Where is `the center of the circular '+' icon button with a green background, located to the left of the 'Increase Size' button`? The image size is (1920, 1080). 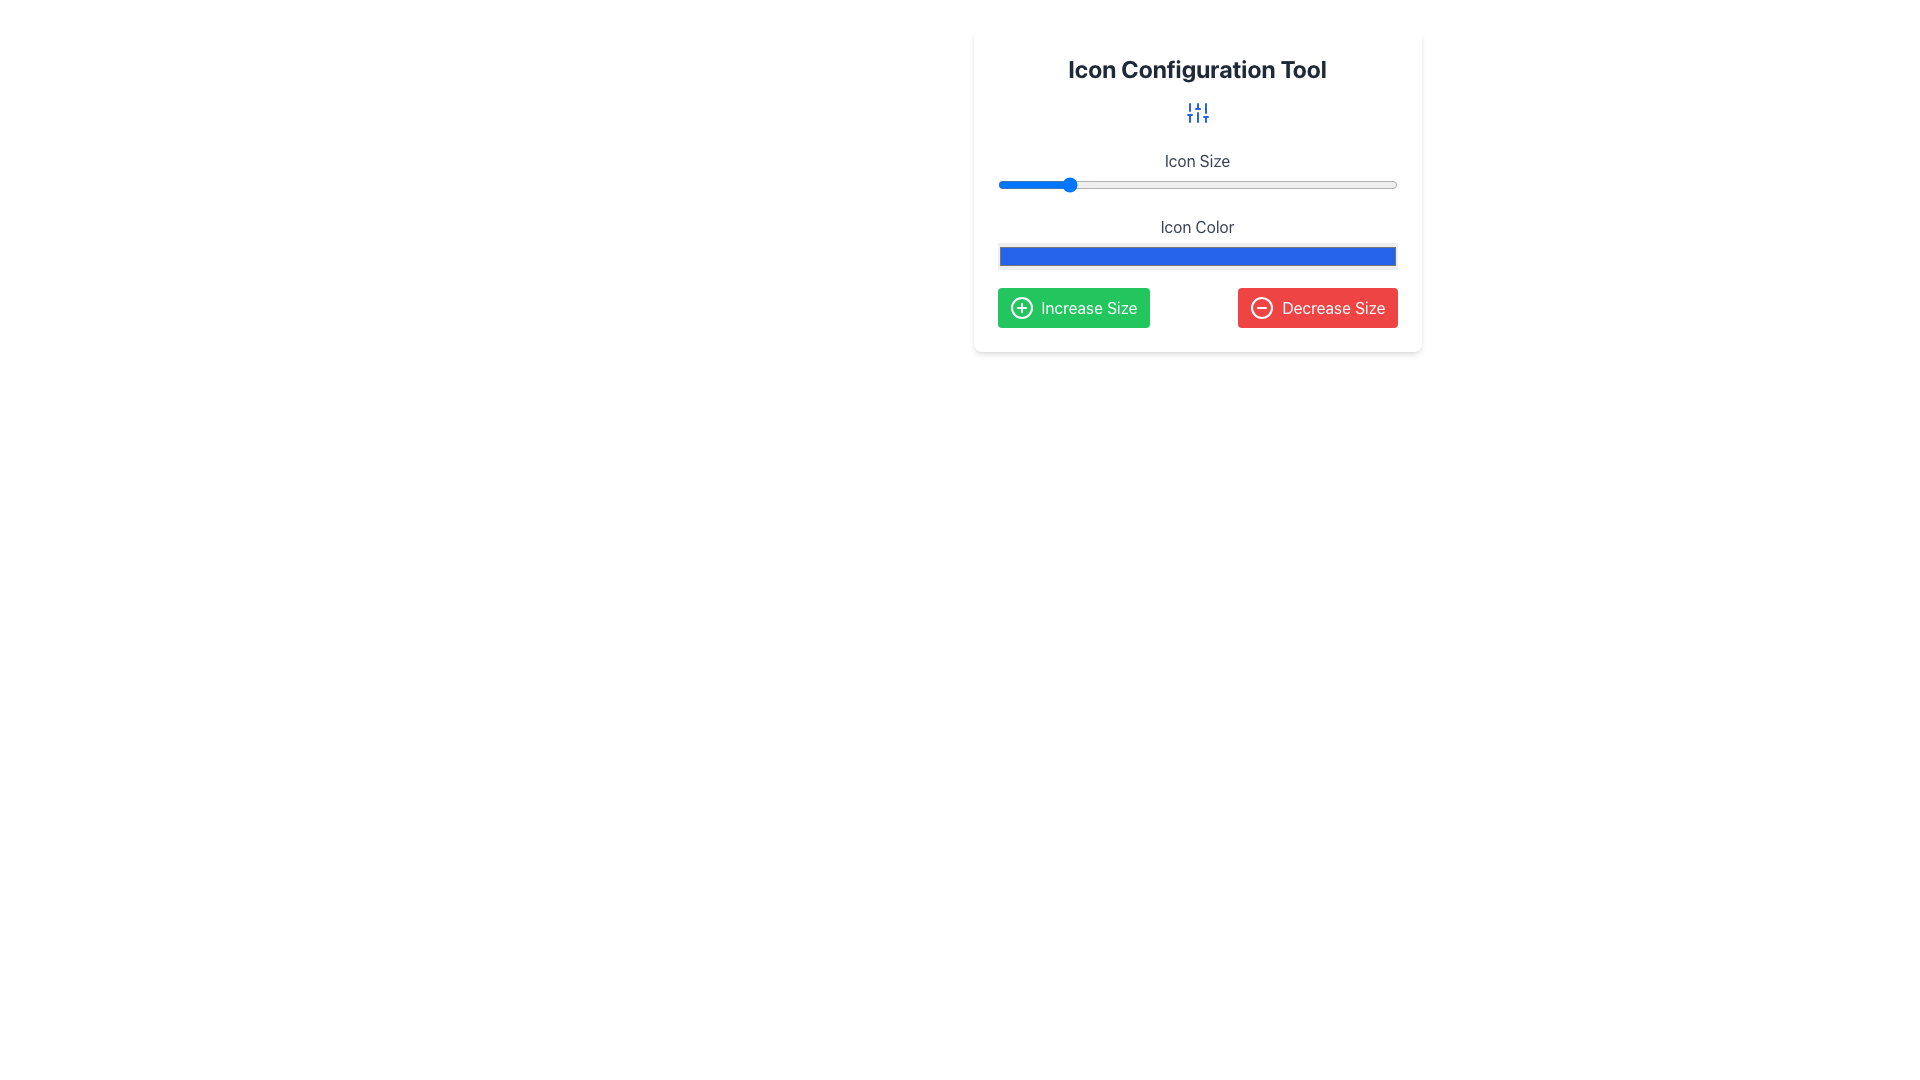
the center of the circular '+' icon button with a green background, located to the left of the 'Increase Size' button is located at coordinates (1021, 308).